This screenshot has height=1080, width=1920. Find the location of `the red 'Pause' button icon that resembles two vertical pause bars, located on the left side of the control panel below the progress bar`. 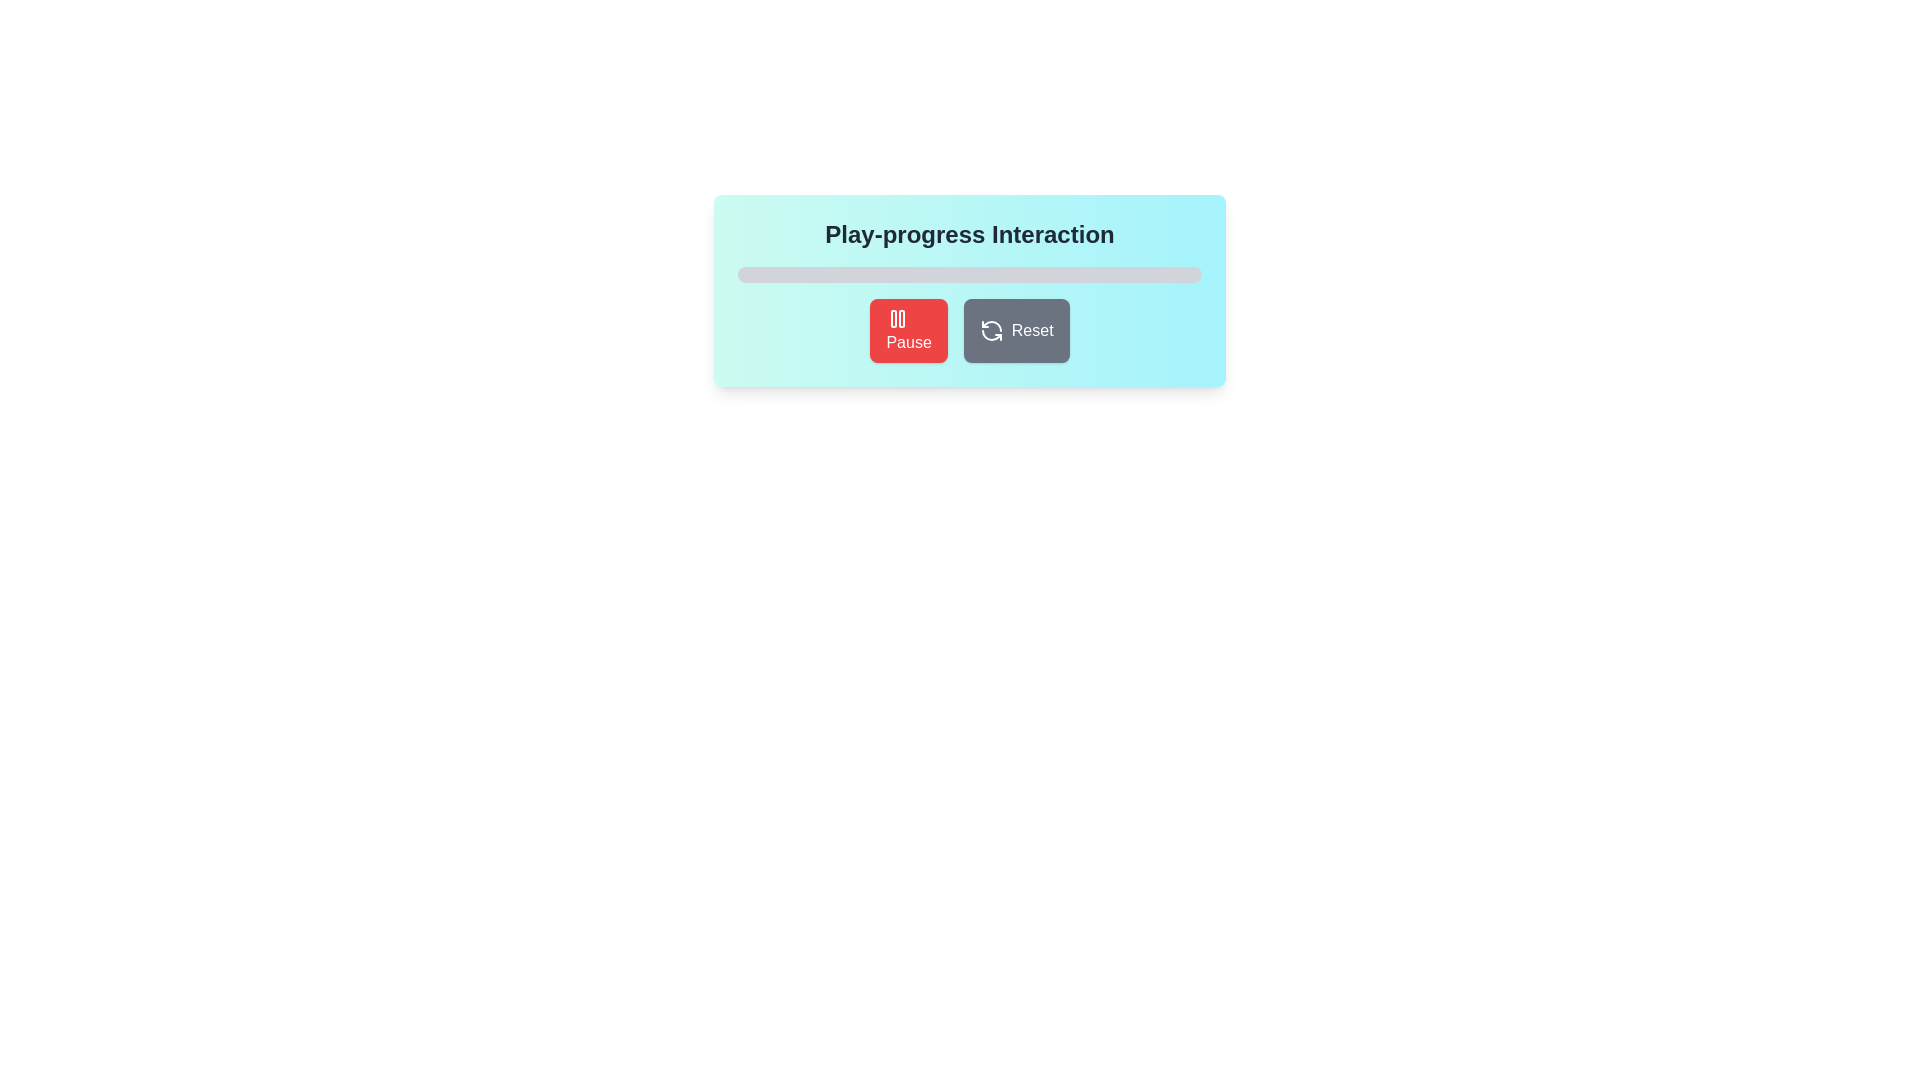

the red 'Pause' button icon that resembles two vertical pause bars, located on the left side of the control panel below the progress bar is located at coordinates (897, 318).